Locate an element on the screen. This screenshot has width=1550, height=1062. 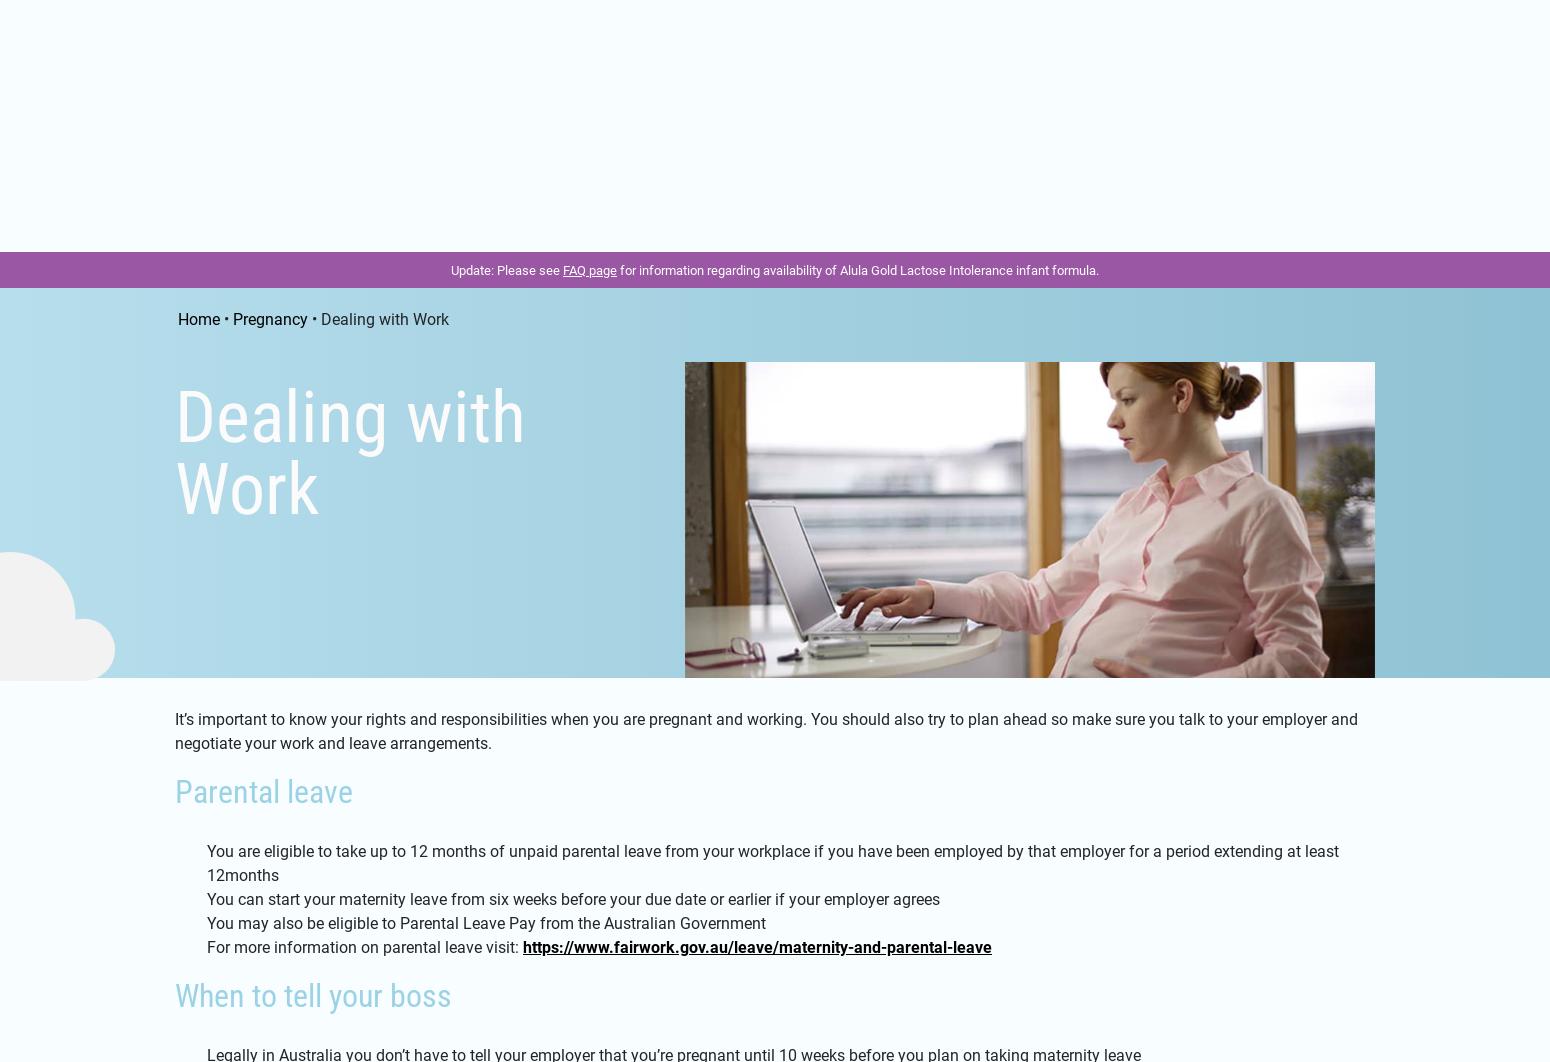
'Increase child and maternal health and development' is located at coordinates (391, 442).